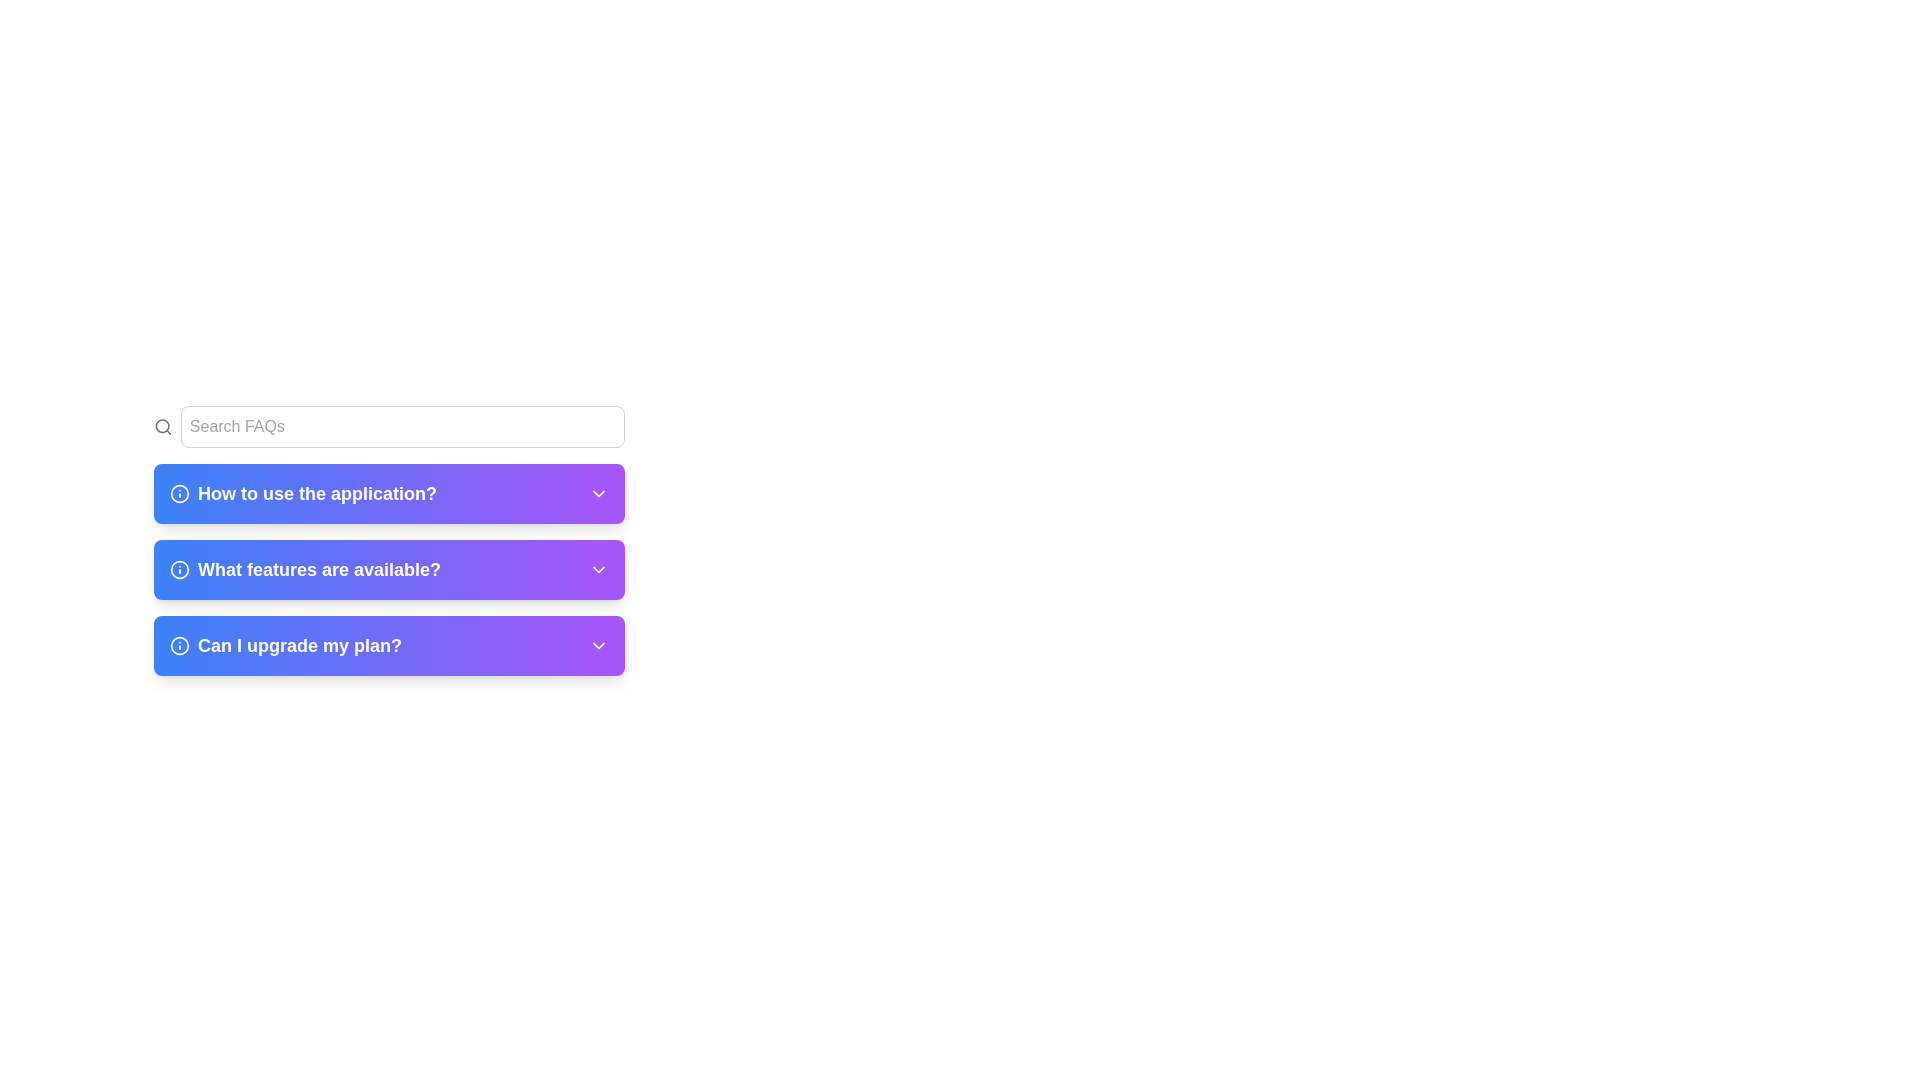 This screenshot has width=1920, height=1080. Describe the element at coordinates (389, 548) in the screenshot. I see `the Collapsible section header labeled 'What features are available?' for keyboard navigation` at that location.